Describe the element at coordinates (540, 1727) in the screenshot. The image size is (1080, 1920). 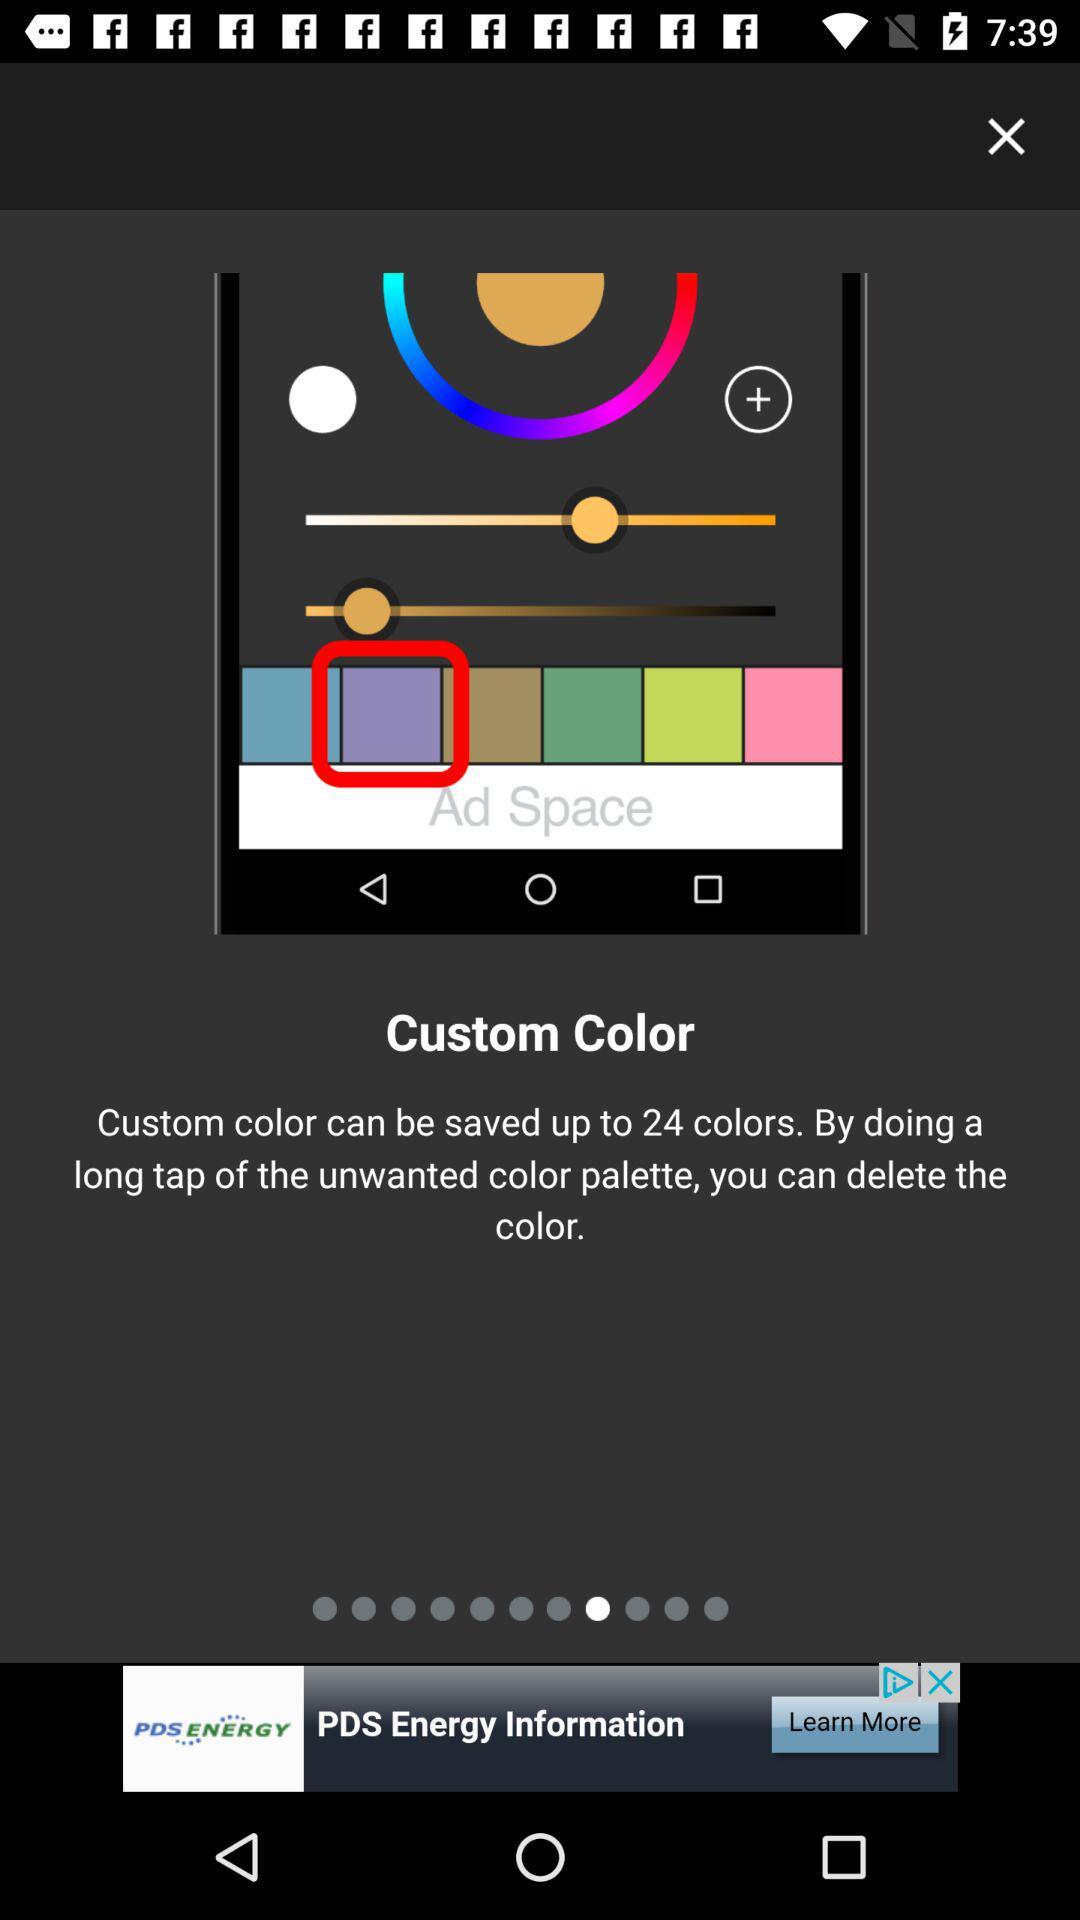
I see `advertisement` at that location.